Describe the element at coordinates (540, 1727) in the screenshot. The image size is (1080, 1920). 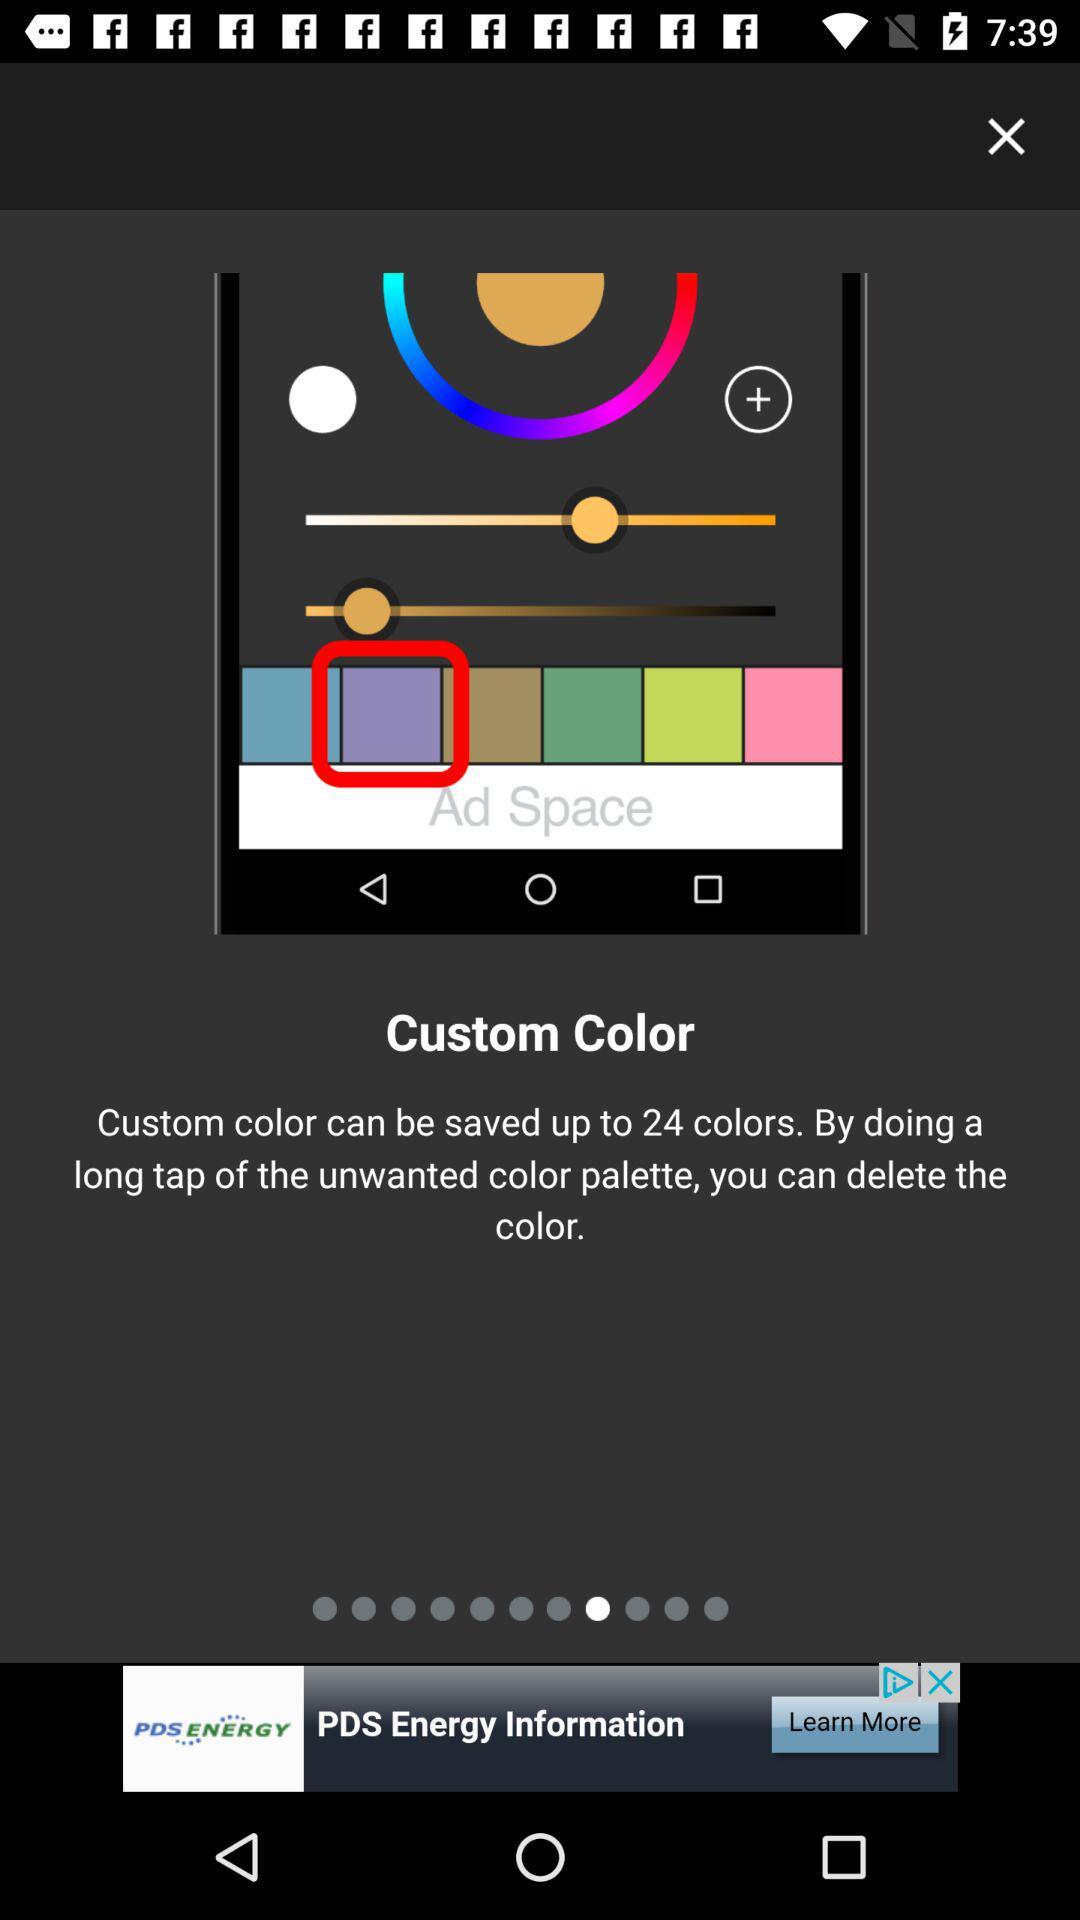
I see `advertisement` at that location.